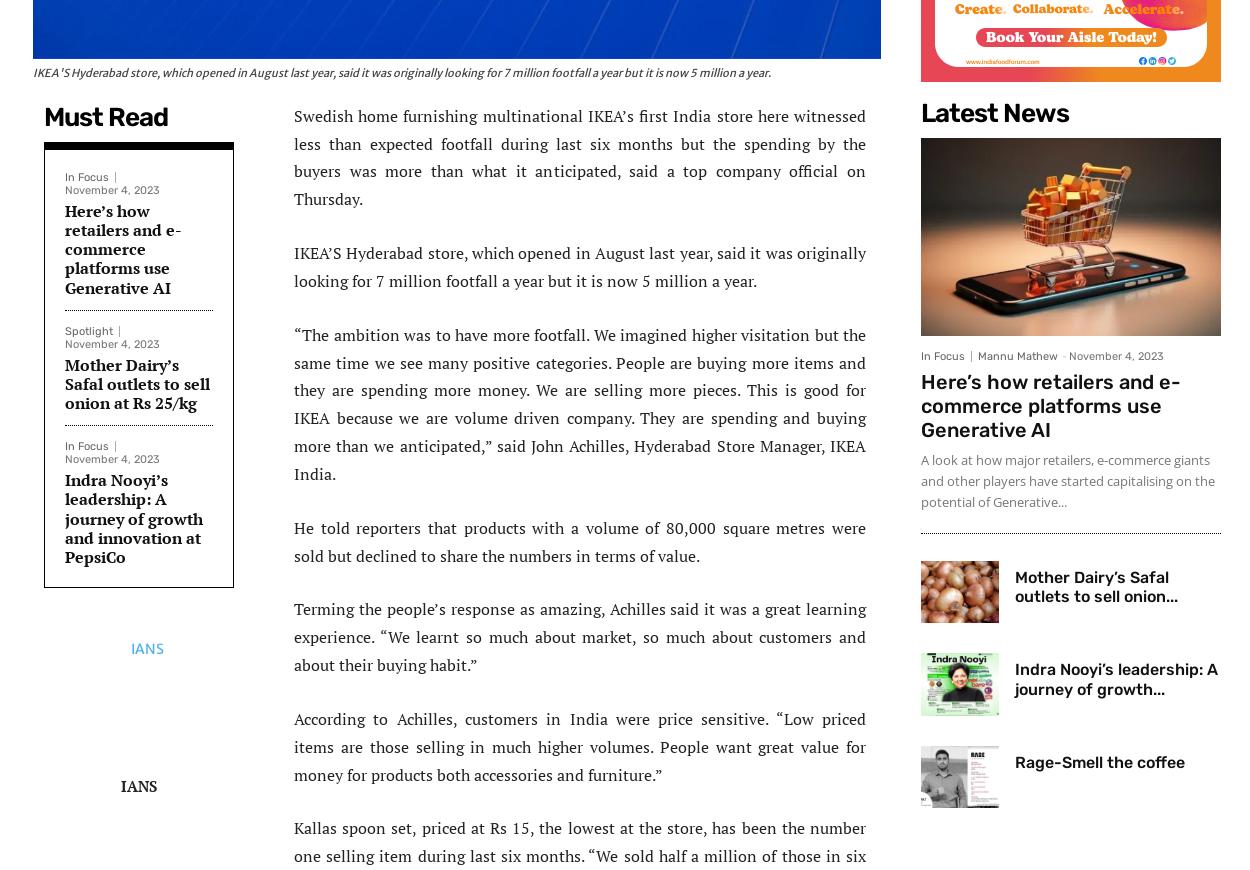 This screenshot has width=1250, height=870. I want to click on 'Rage-Smell the coffee', so click(1099, 761).